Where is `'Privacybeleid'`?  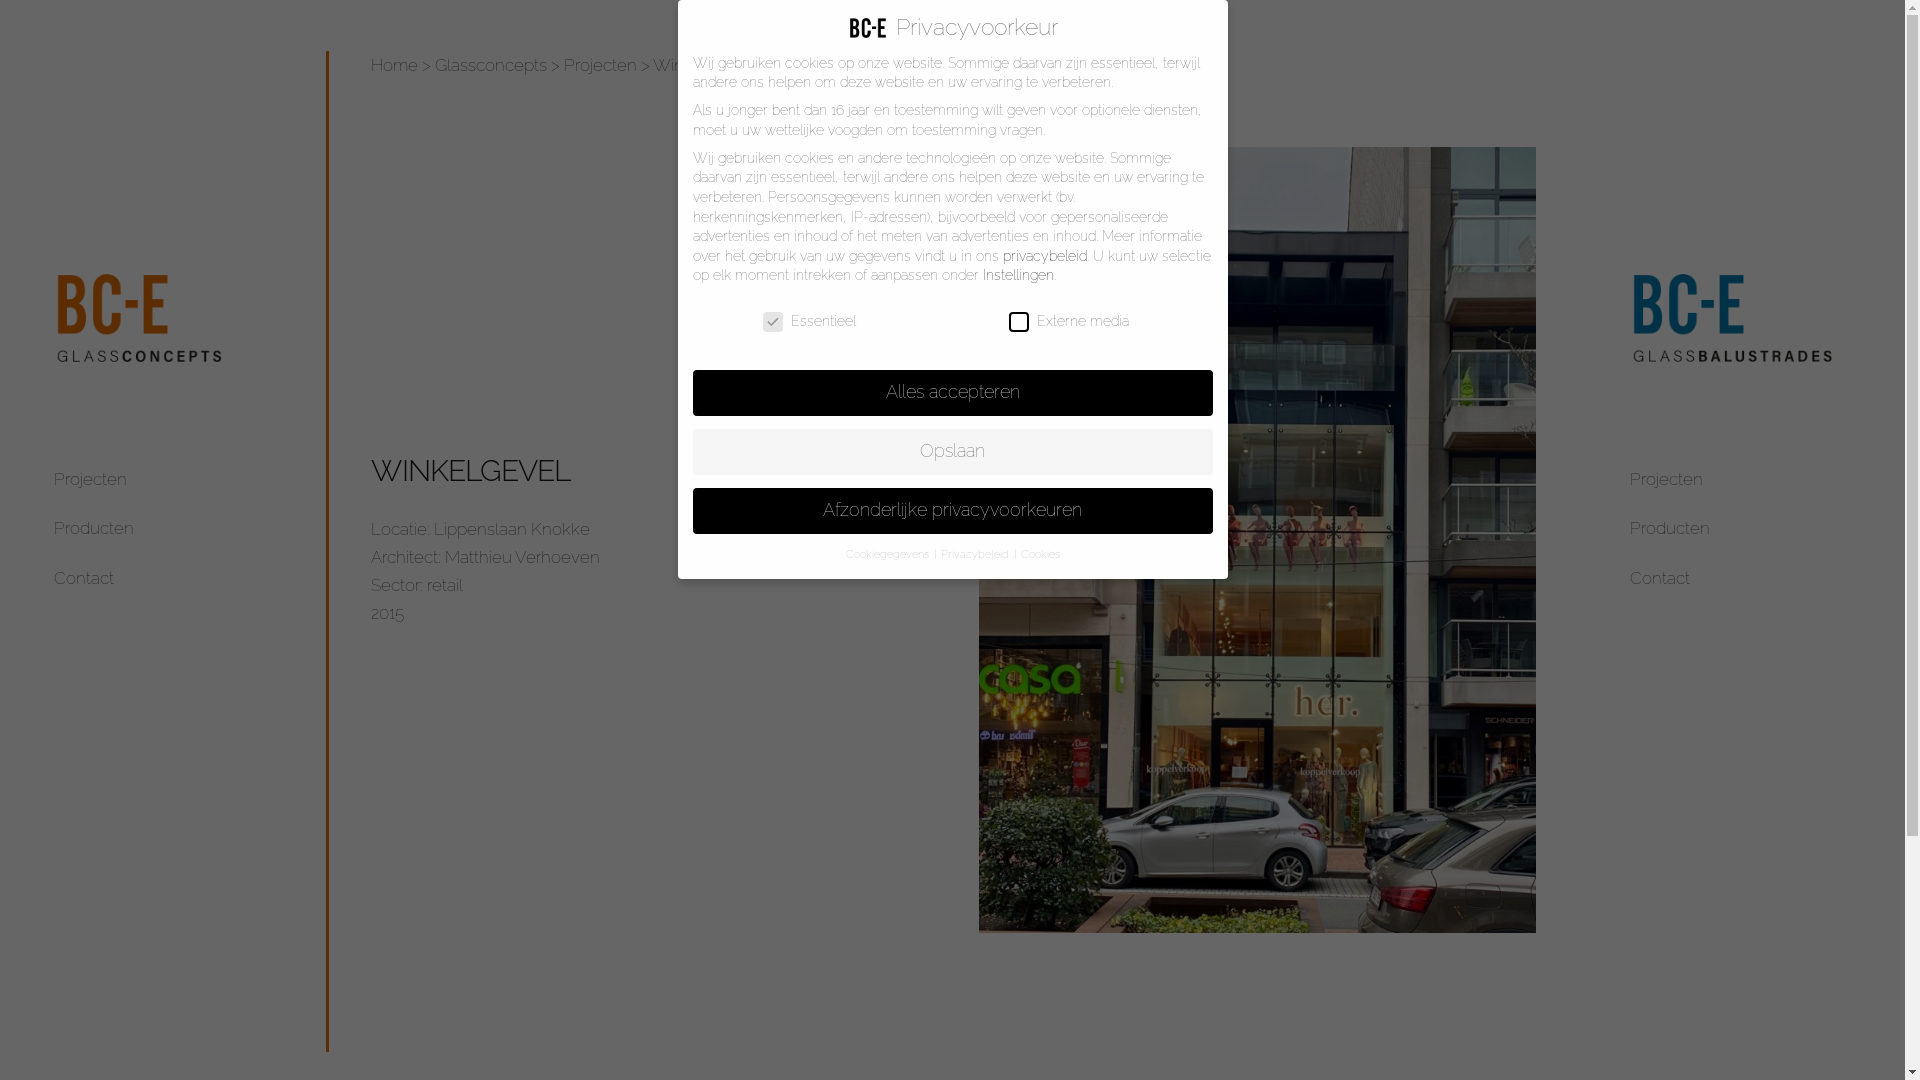 'Privacybeleid' is located at coordinates (975, 554).